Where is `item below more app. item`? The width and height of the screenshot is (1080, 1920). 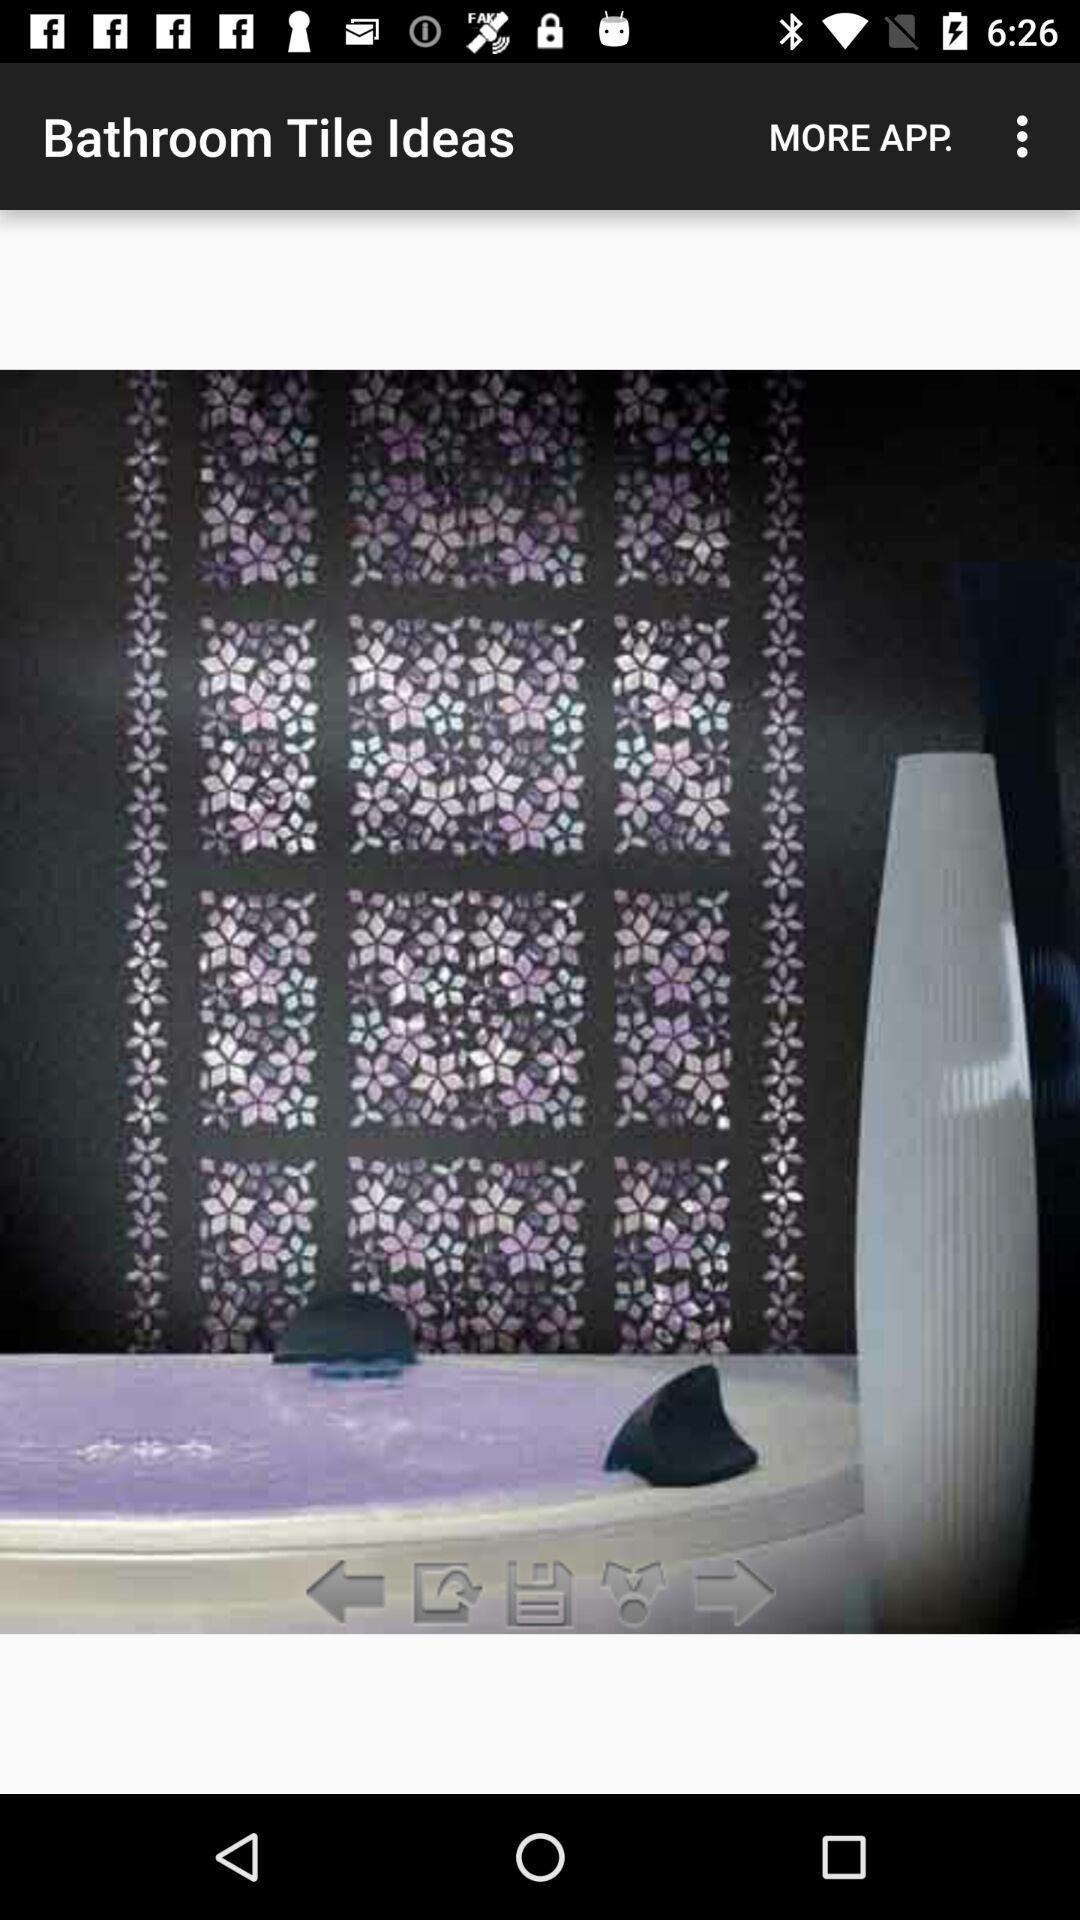 item below more app. item is located at coordinates (729, 1593).